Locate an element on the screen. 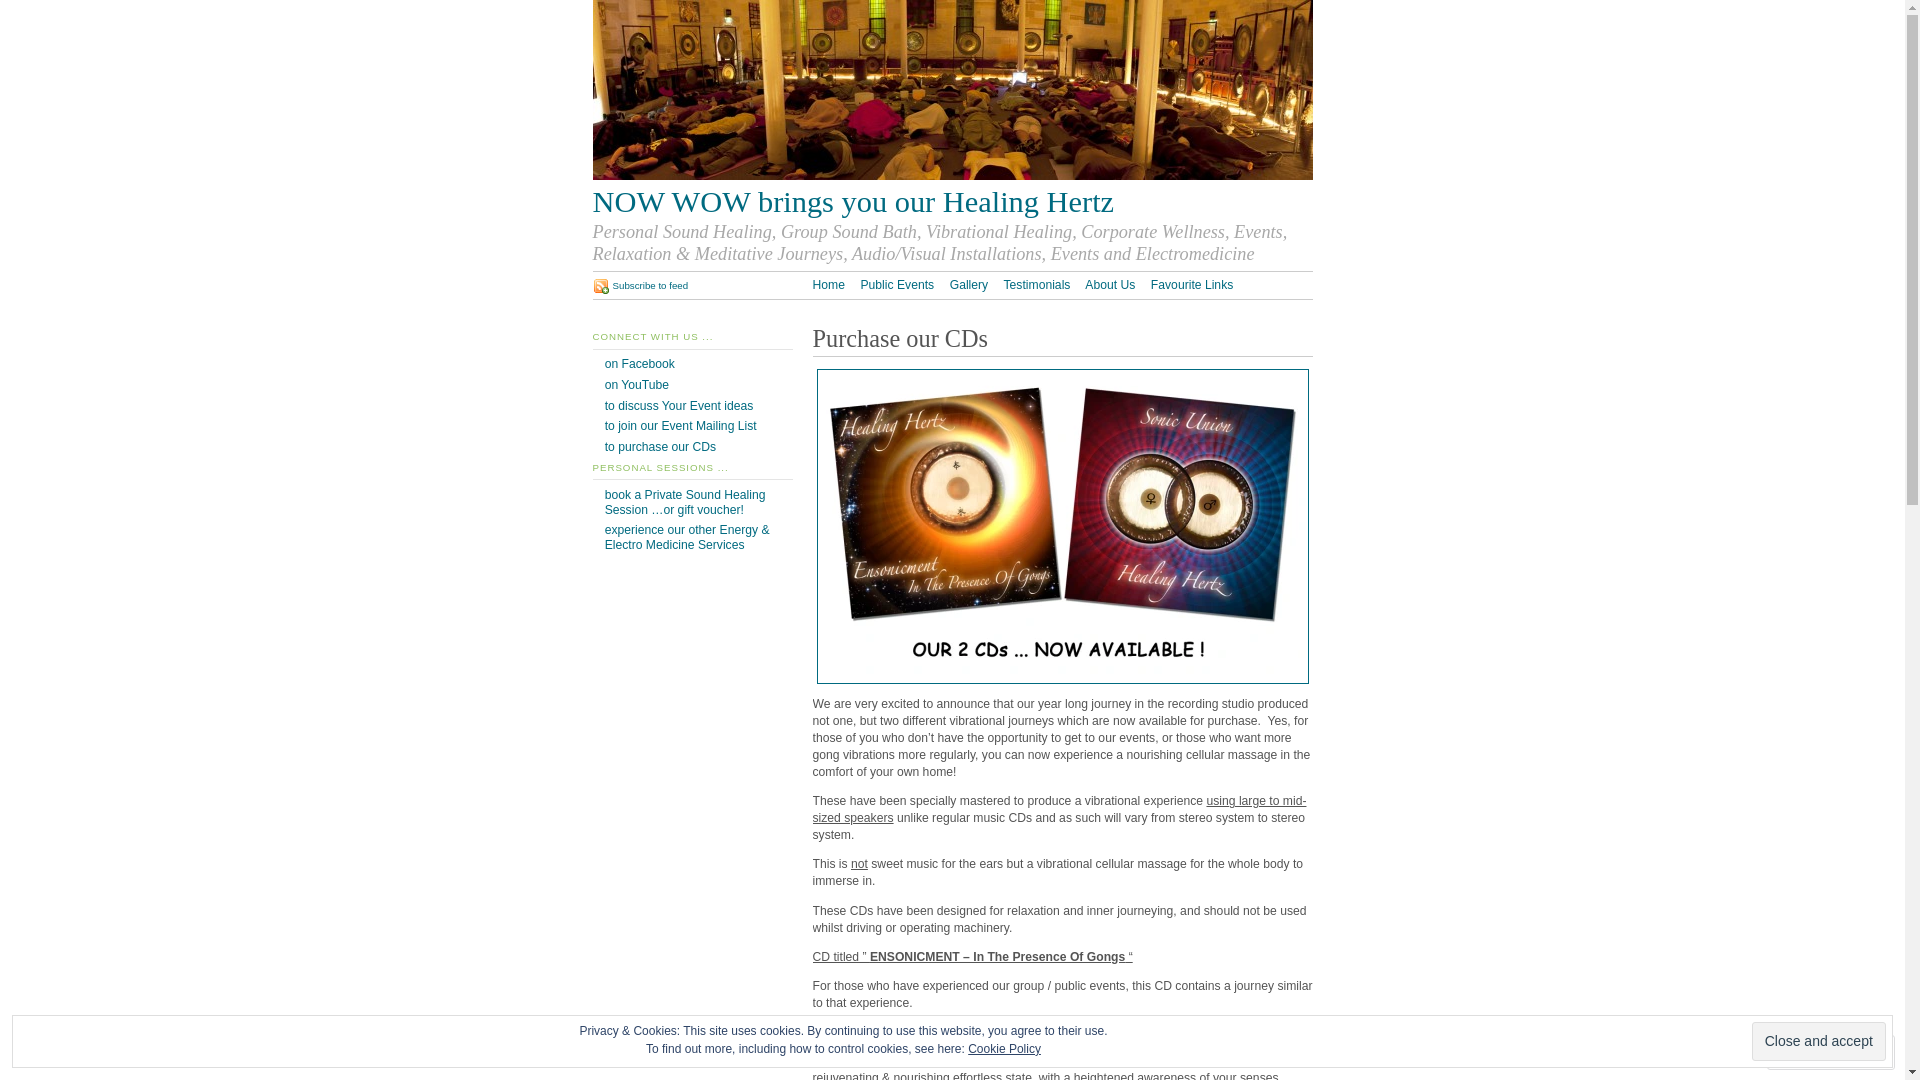 The image size is (1920, 1080). 'Close and accept' is located at coordinates (1819, 1040).